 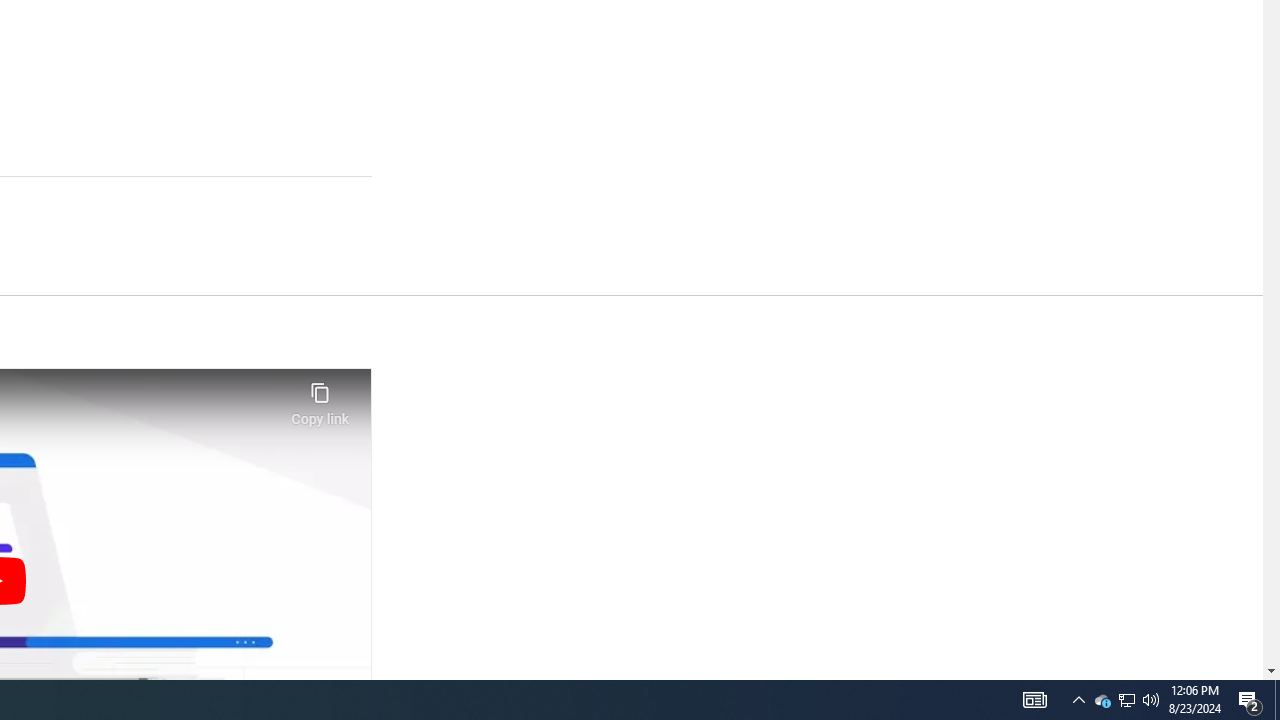 I want to click on 'Copy link', so click(x=320, y=398).